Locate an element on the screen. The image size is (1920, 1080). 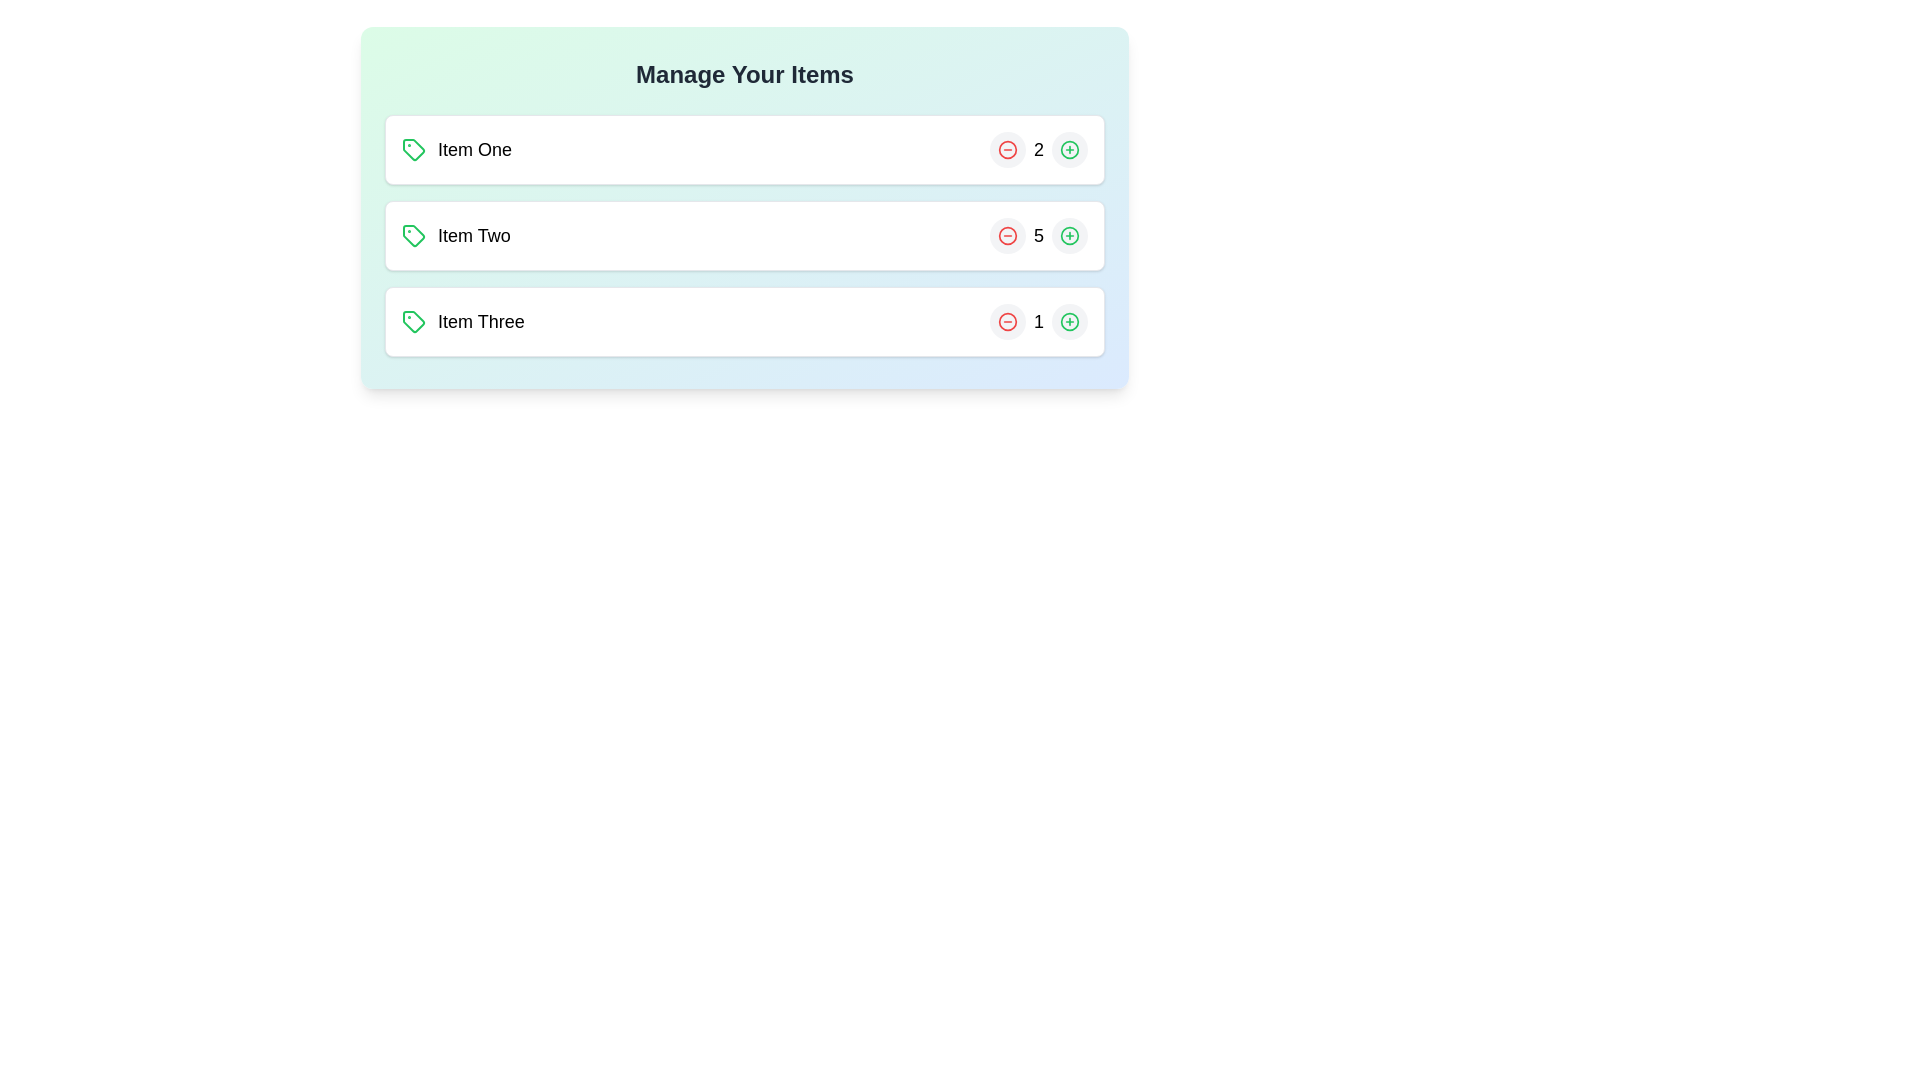
plus button for the item Item One to increase its quantity is located at coordinates (1069, 149).